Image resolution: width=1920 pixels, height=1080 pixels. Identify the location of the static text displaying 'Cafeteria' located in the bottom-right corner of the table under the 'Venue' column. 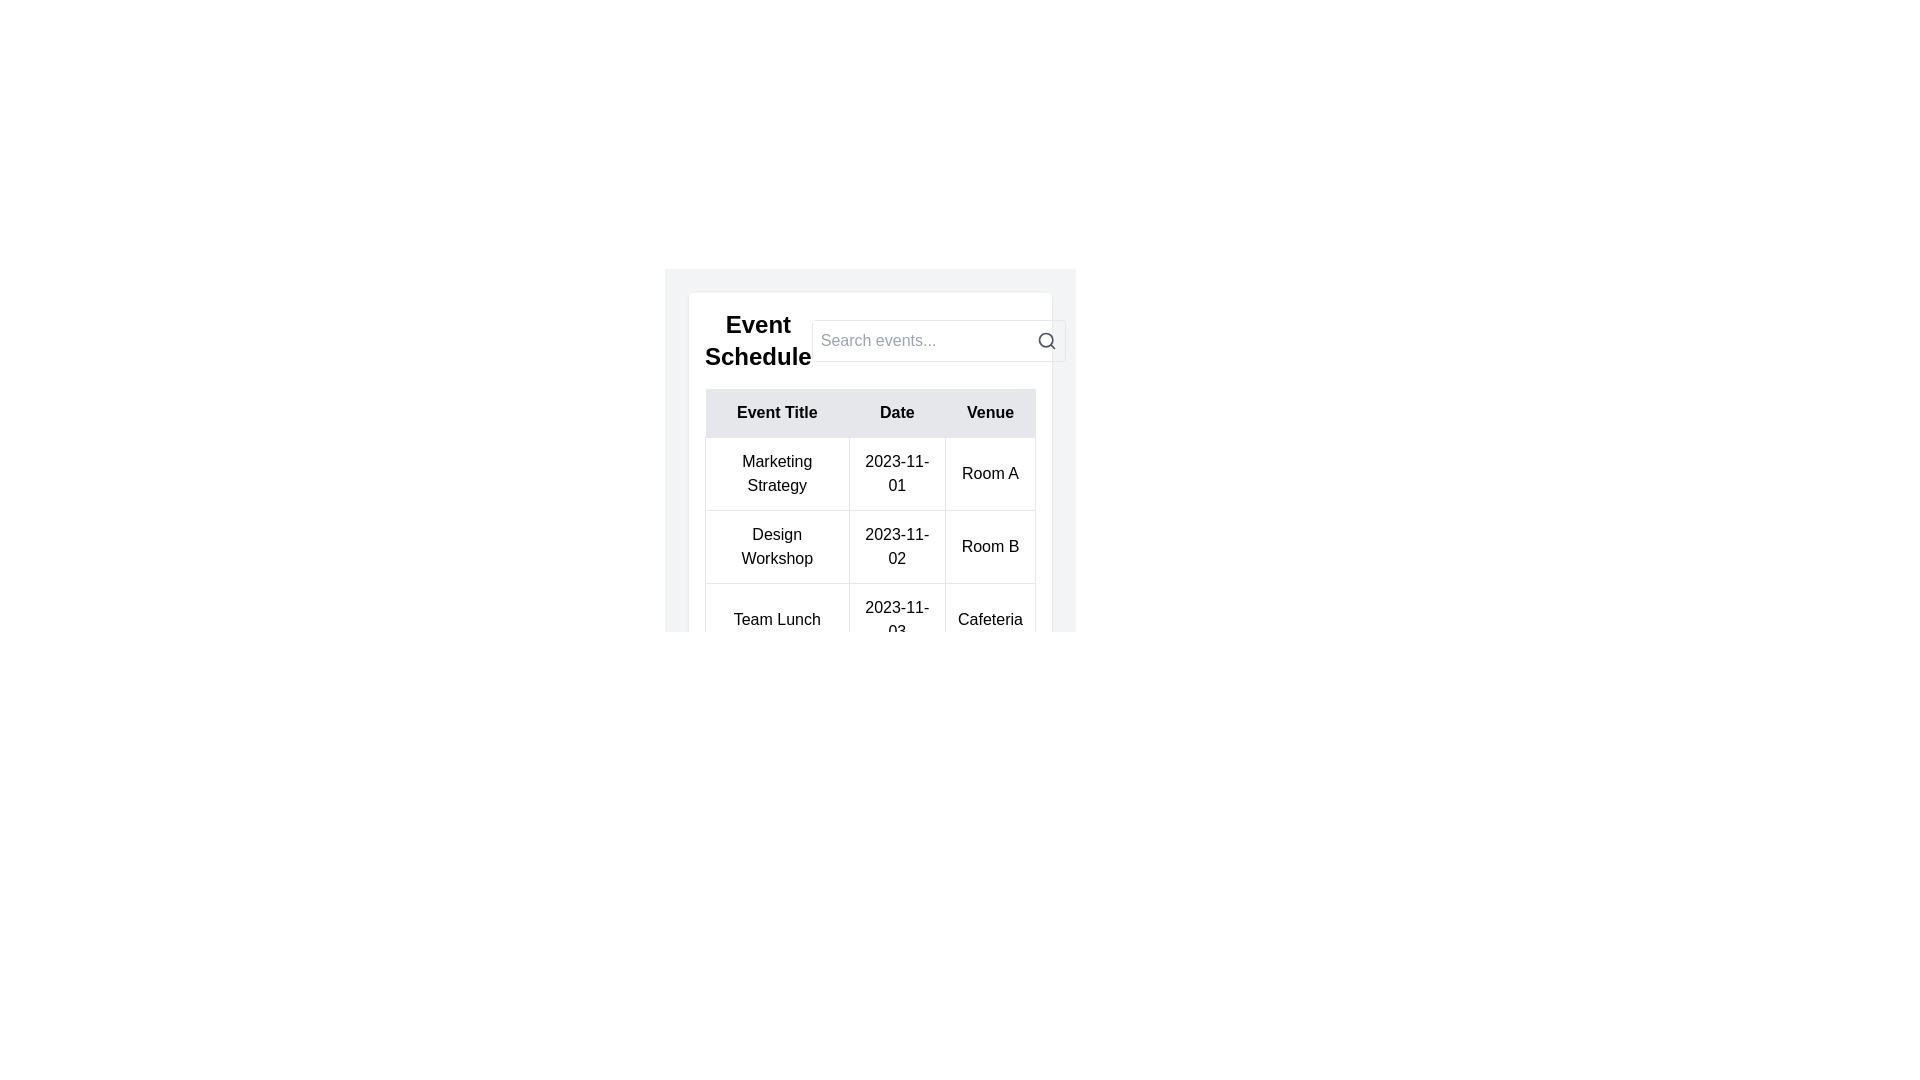
(990, 619).